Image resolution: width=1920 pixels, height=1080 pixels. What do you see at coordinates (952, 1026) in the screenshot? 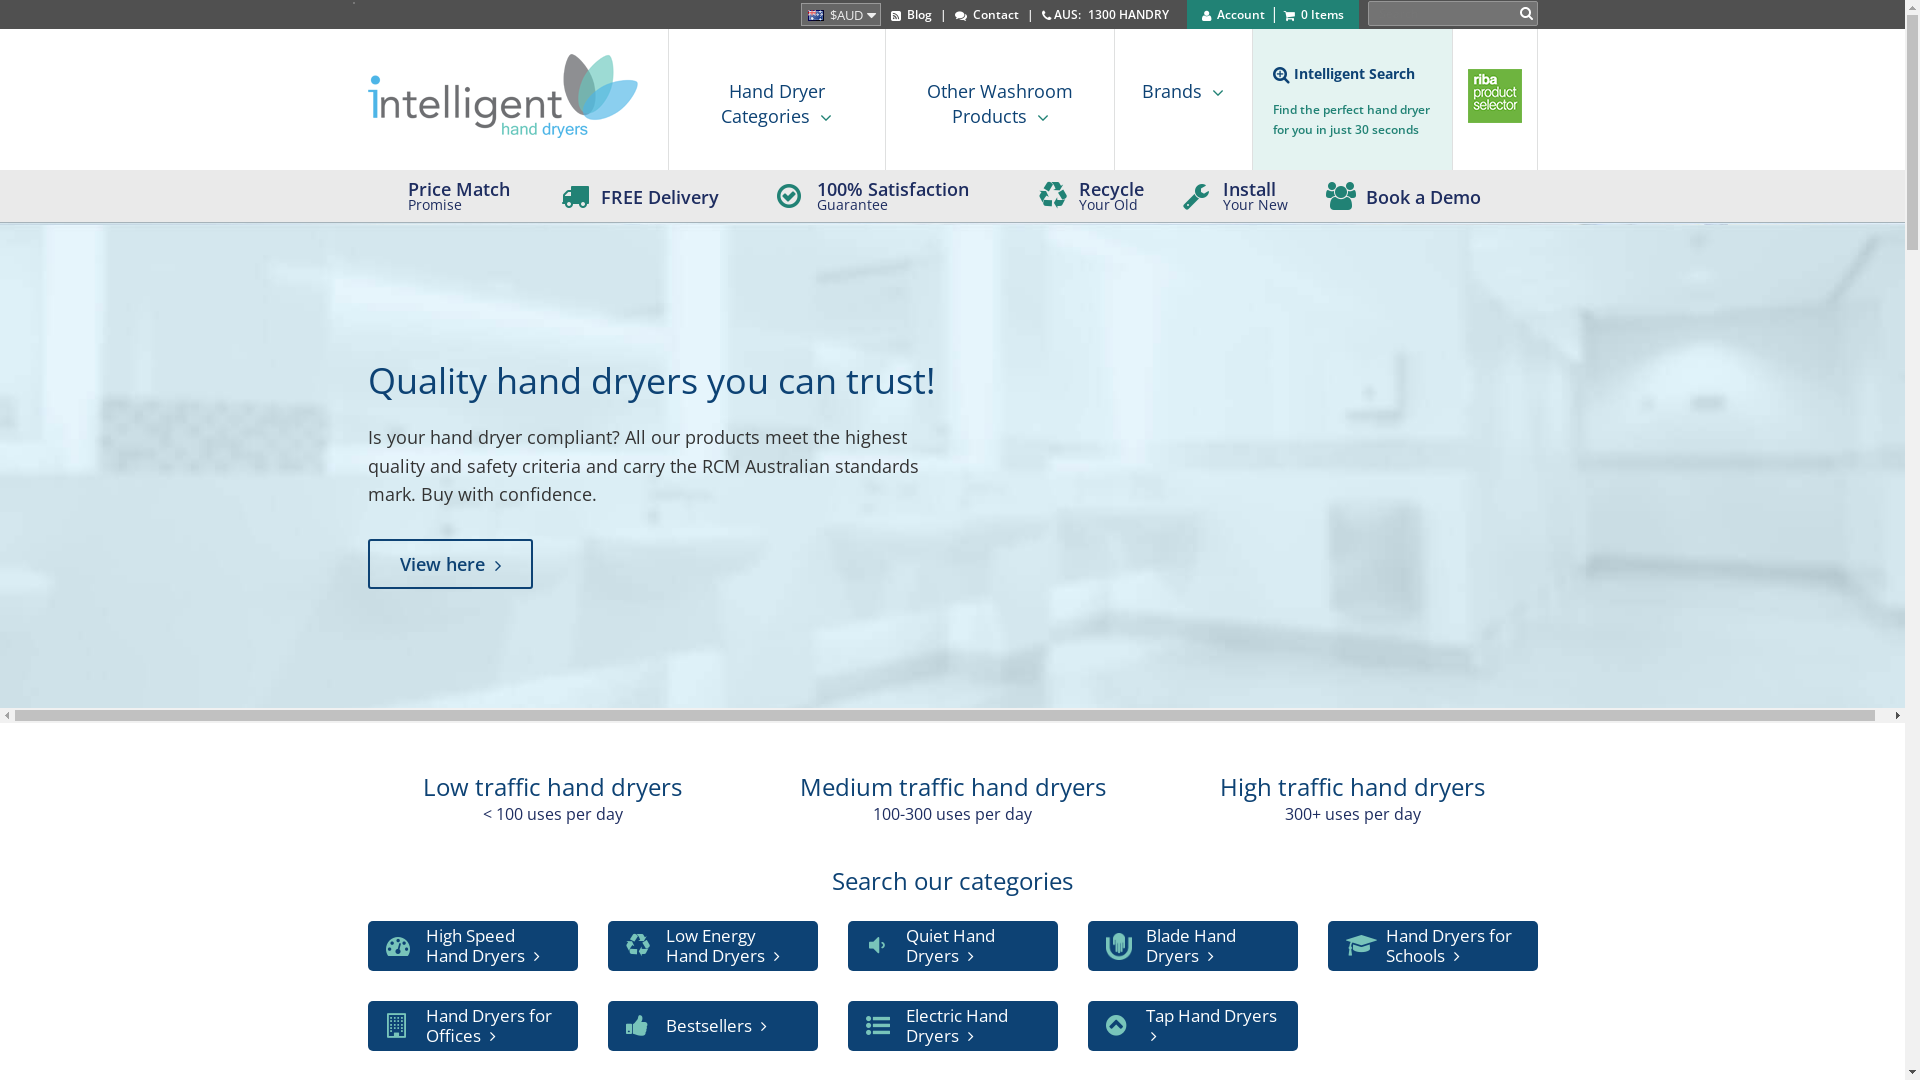
I see `'Electric Hand Dryers'` at bounding box center [952, 1026].